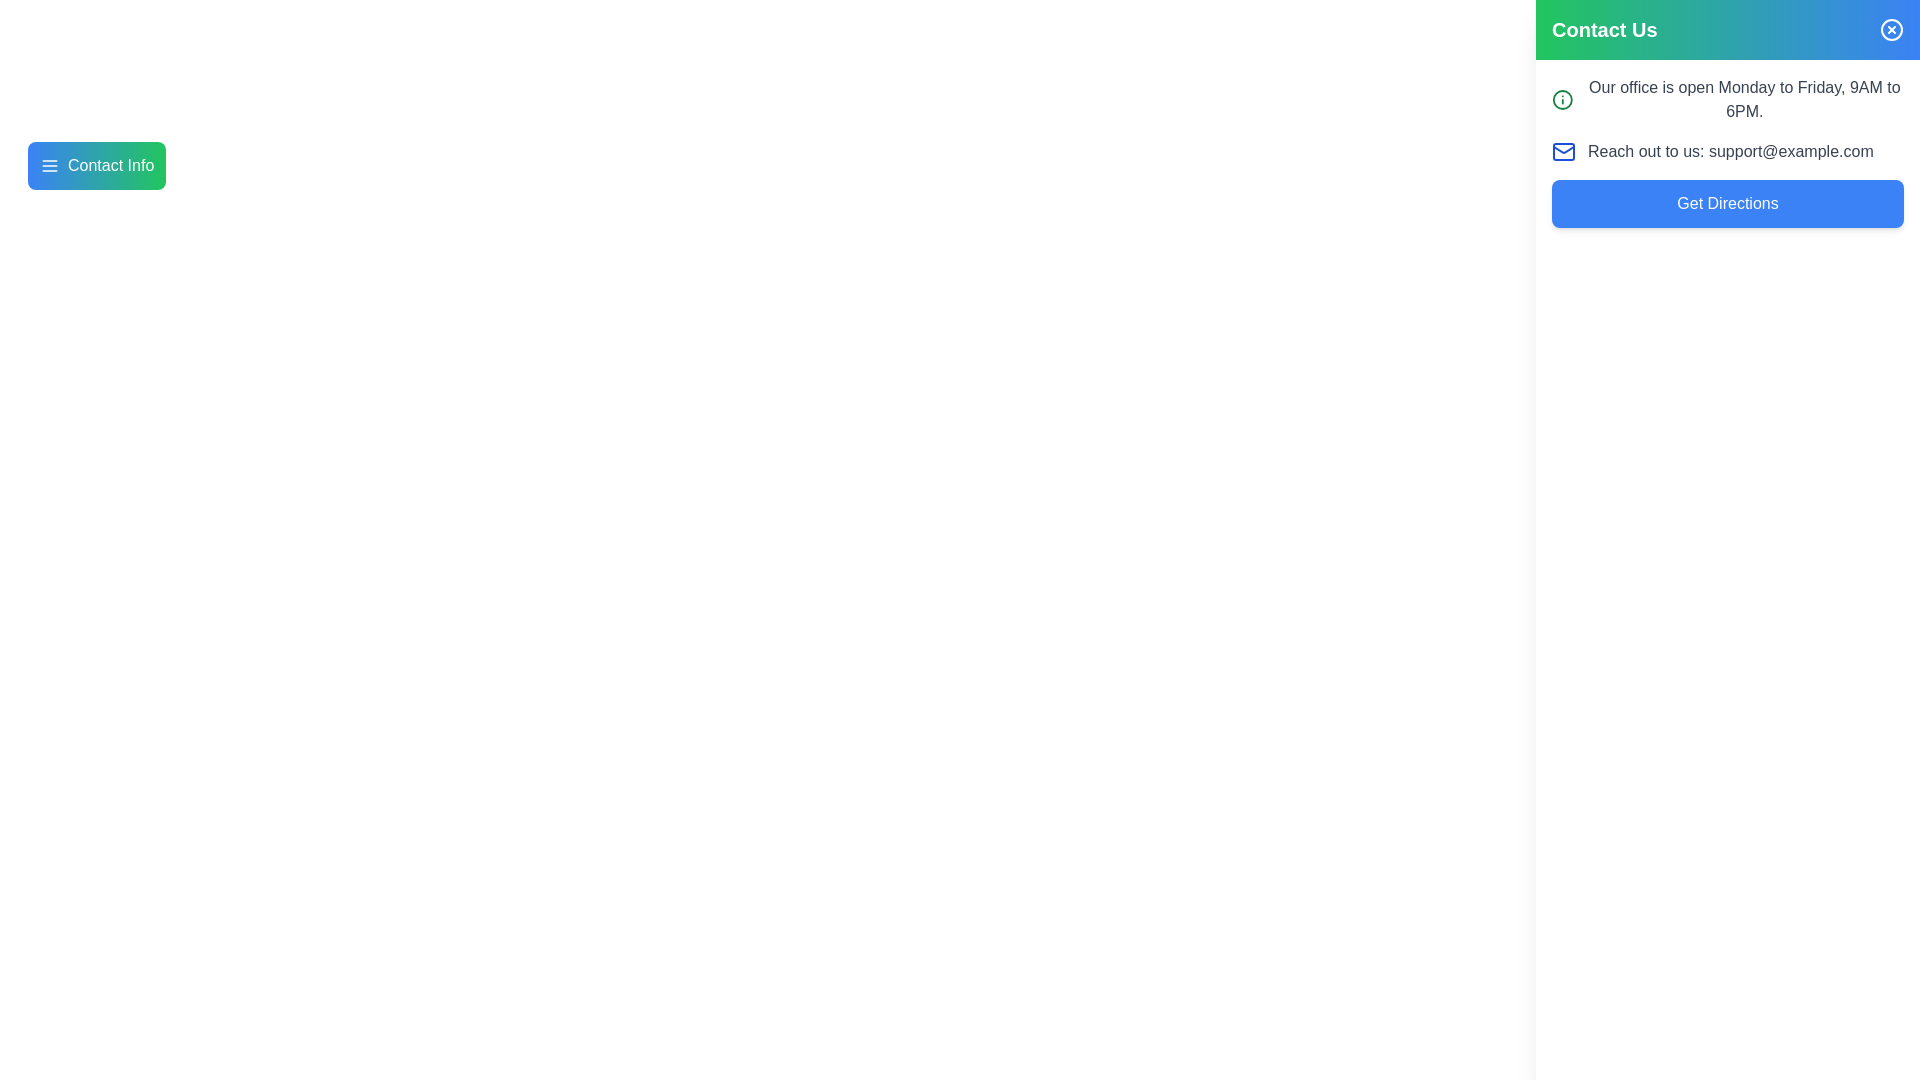  I want to click on the informational text element displaying 'Reach out to us: support@example.com', so click(1727, 150).